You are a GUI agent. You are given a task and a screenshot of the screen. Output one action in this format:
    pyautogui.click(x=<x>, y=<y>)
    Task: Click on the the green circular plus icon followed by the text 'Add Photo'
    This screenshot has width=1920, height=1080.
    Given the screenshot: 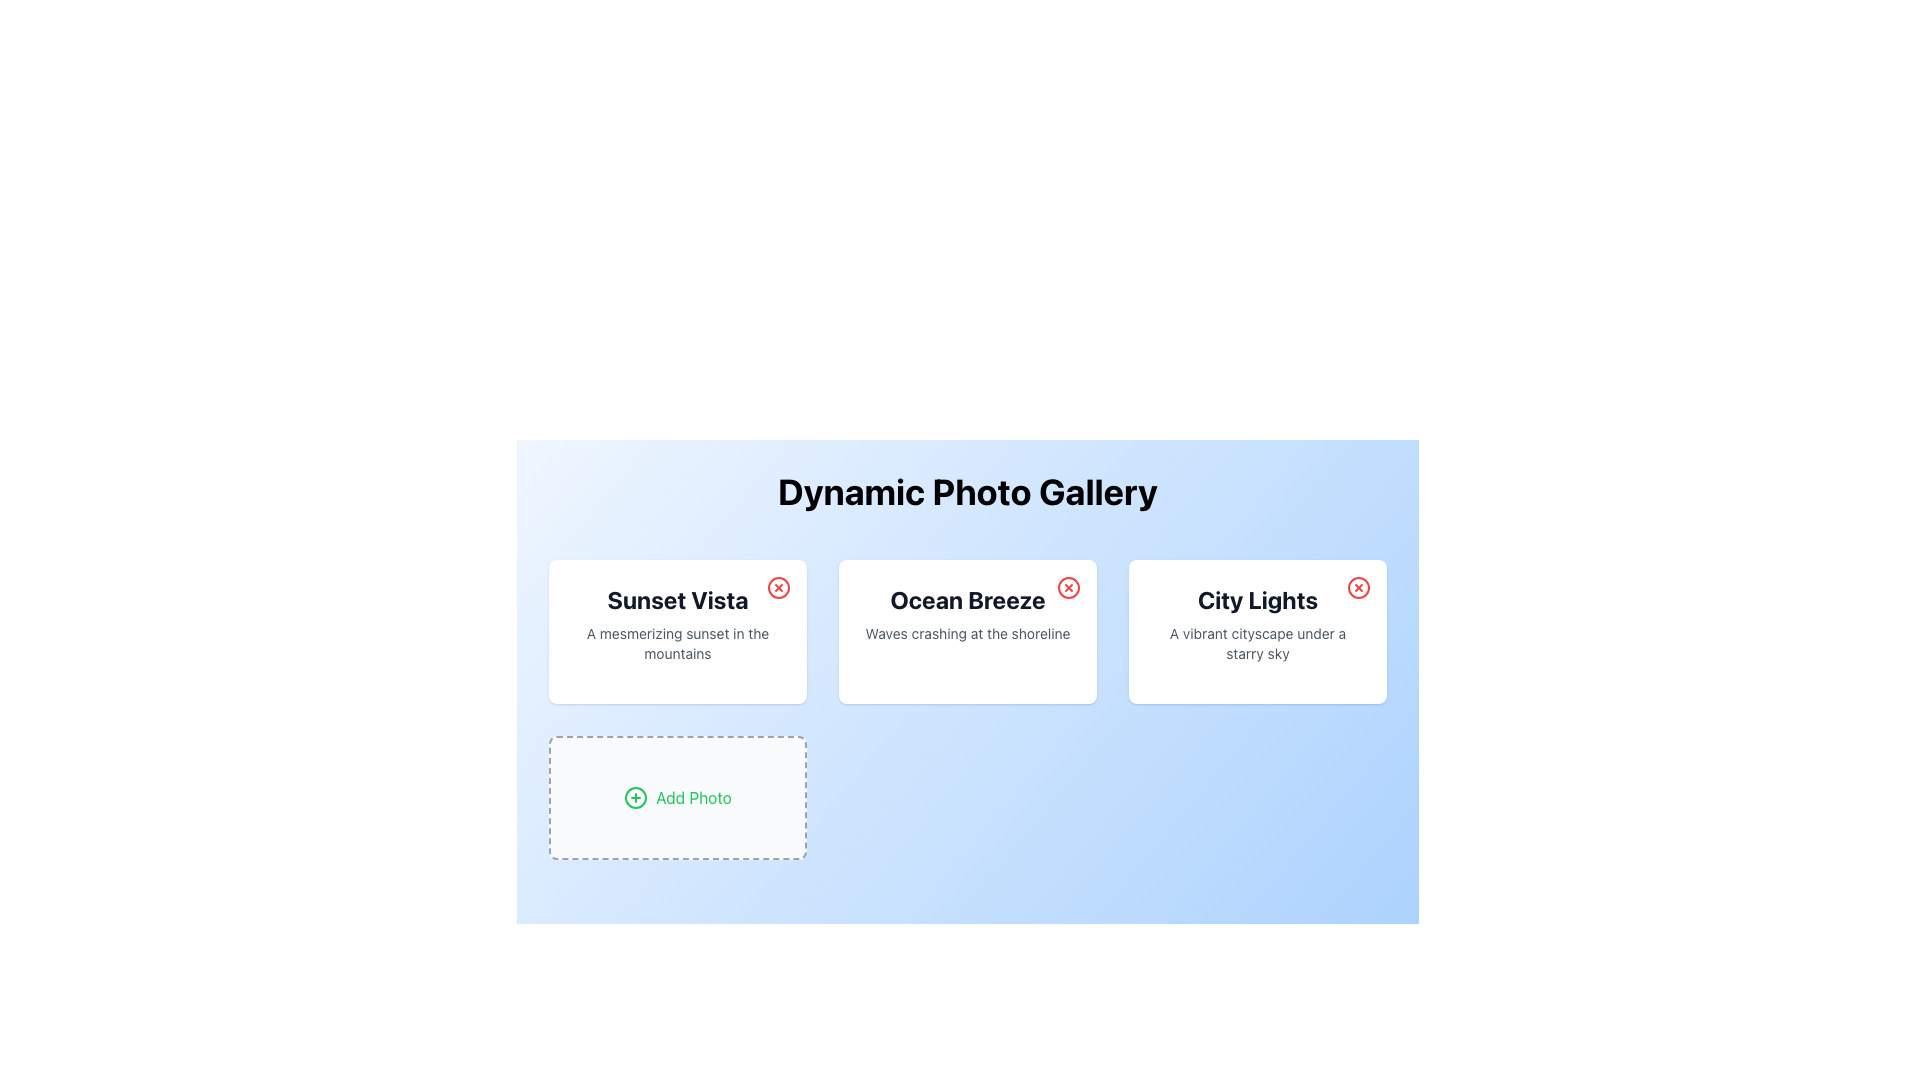 What is the action you would take?
    pyautogui.click(x=677, y=797)
    